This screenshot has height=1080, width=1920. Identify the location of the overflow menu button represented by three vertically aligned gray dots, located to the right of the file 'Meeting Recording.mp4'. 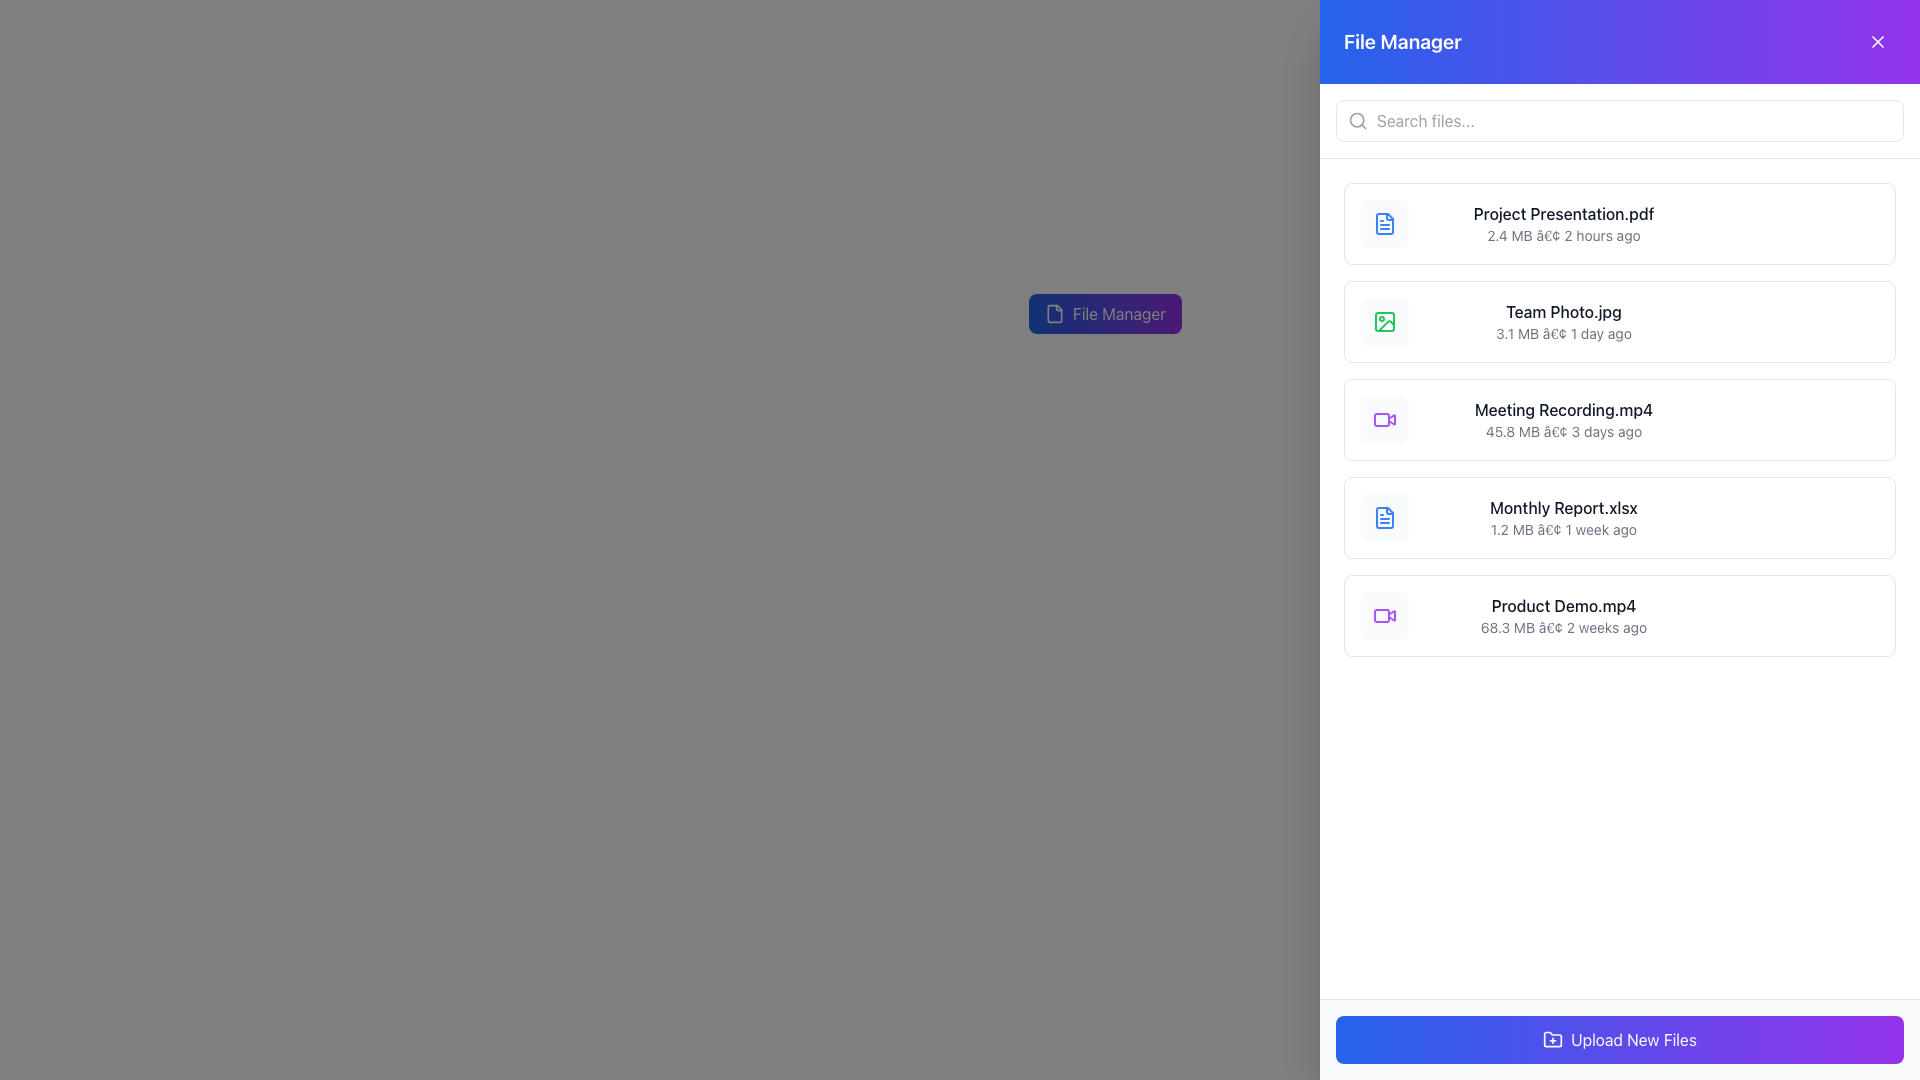
(1799, 419).